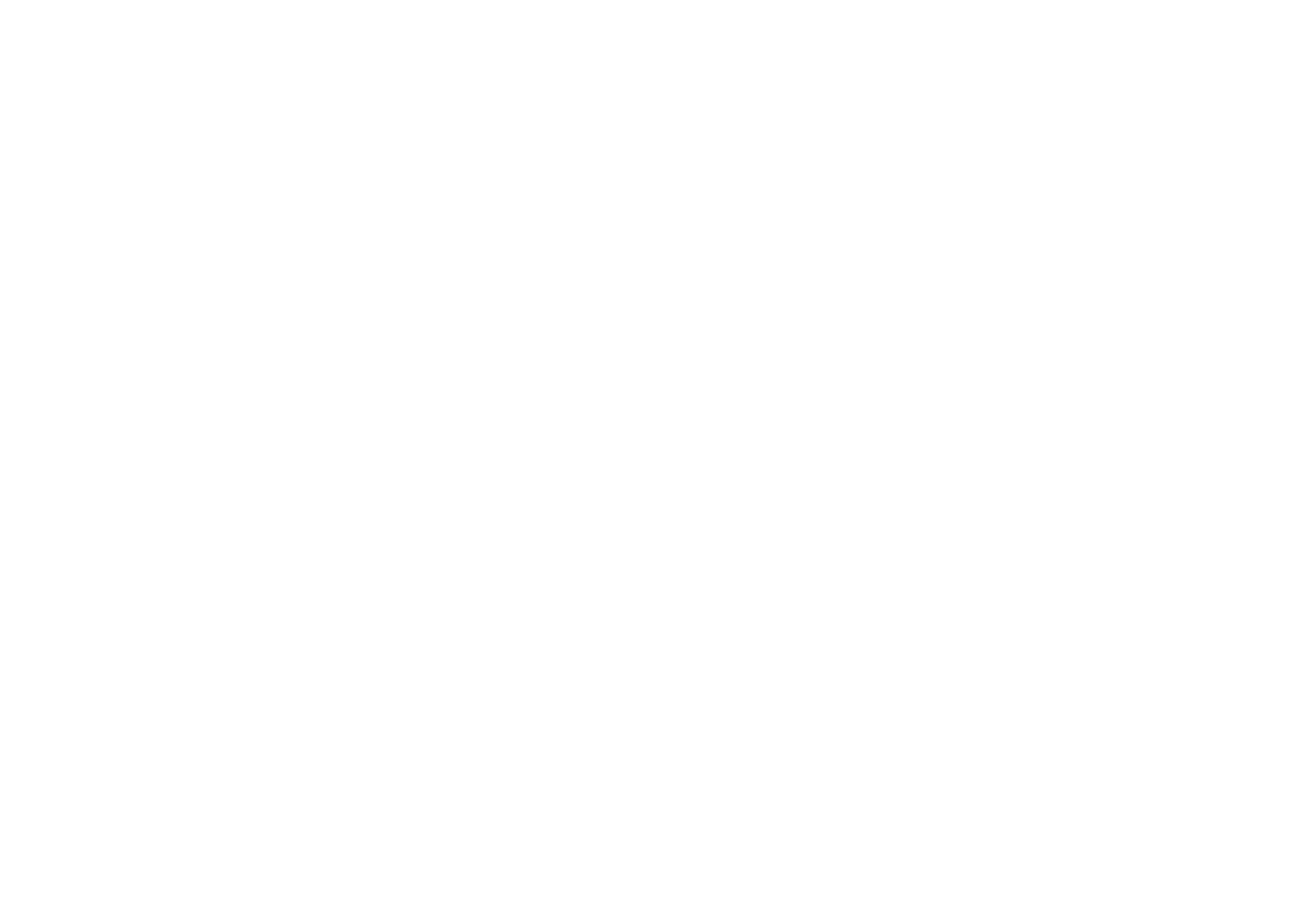 This screenshot has height=921, width=1300. I want to click on '© 2022 All rights reserved |', so click(603, 822).